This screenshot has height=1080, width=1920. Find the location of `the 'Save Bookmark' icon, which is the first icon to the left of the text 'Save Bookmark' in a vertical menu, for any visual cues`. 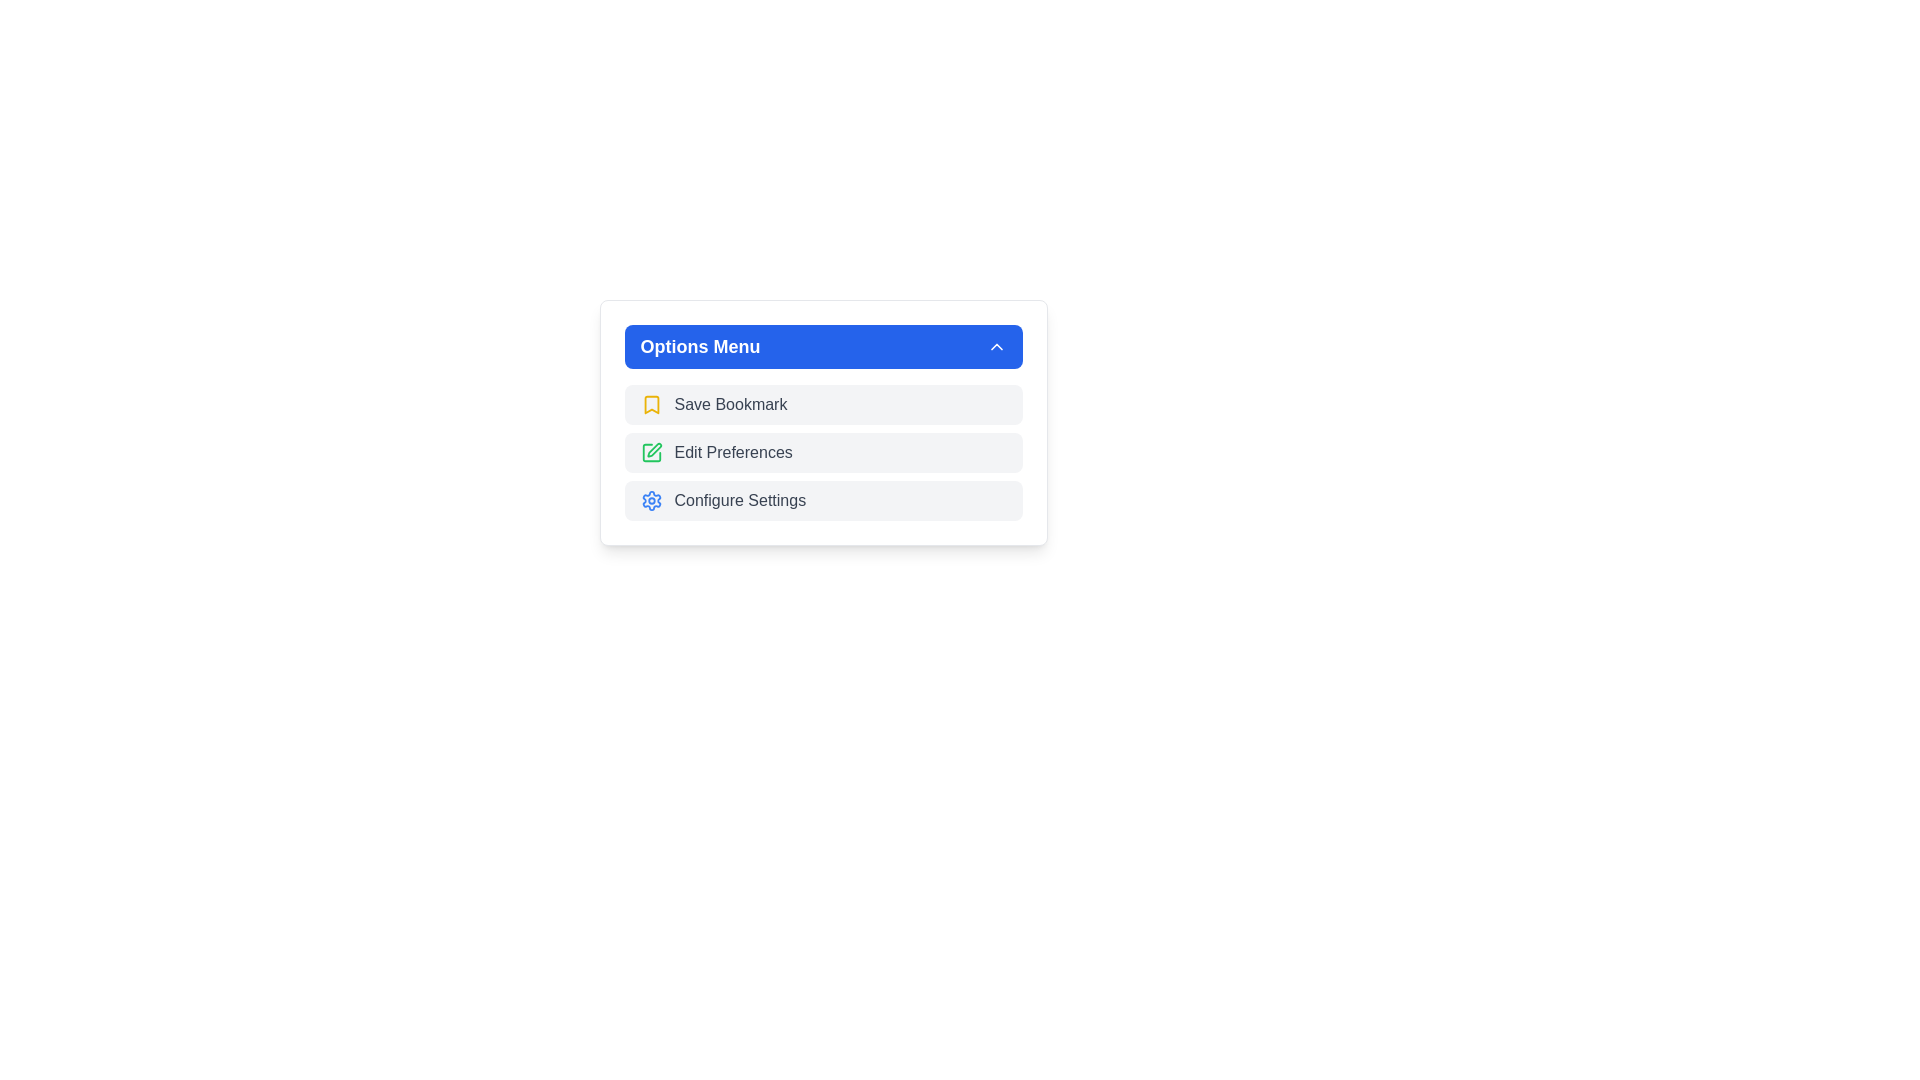

the 'Save Bookmark' icon, which is the first icon to the left of the text 'Save Bookmark' in a vertical menu, for any visual cues is located at coordinates (651, 405).